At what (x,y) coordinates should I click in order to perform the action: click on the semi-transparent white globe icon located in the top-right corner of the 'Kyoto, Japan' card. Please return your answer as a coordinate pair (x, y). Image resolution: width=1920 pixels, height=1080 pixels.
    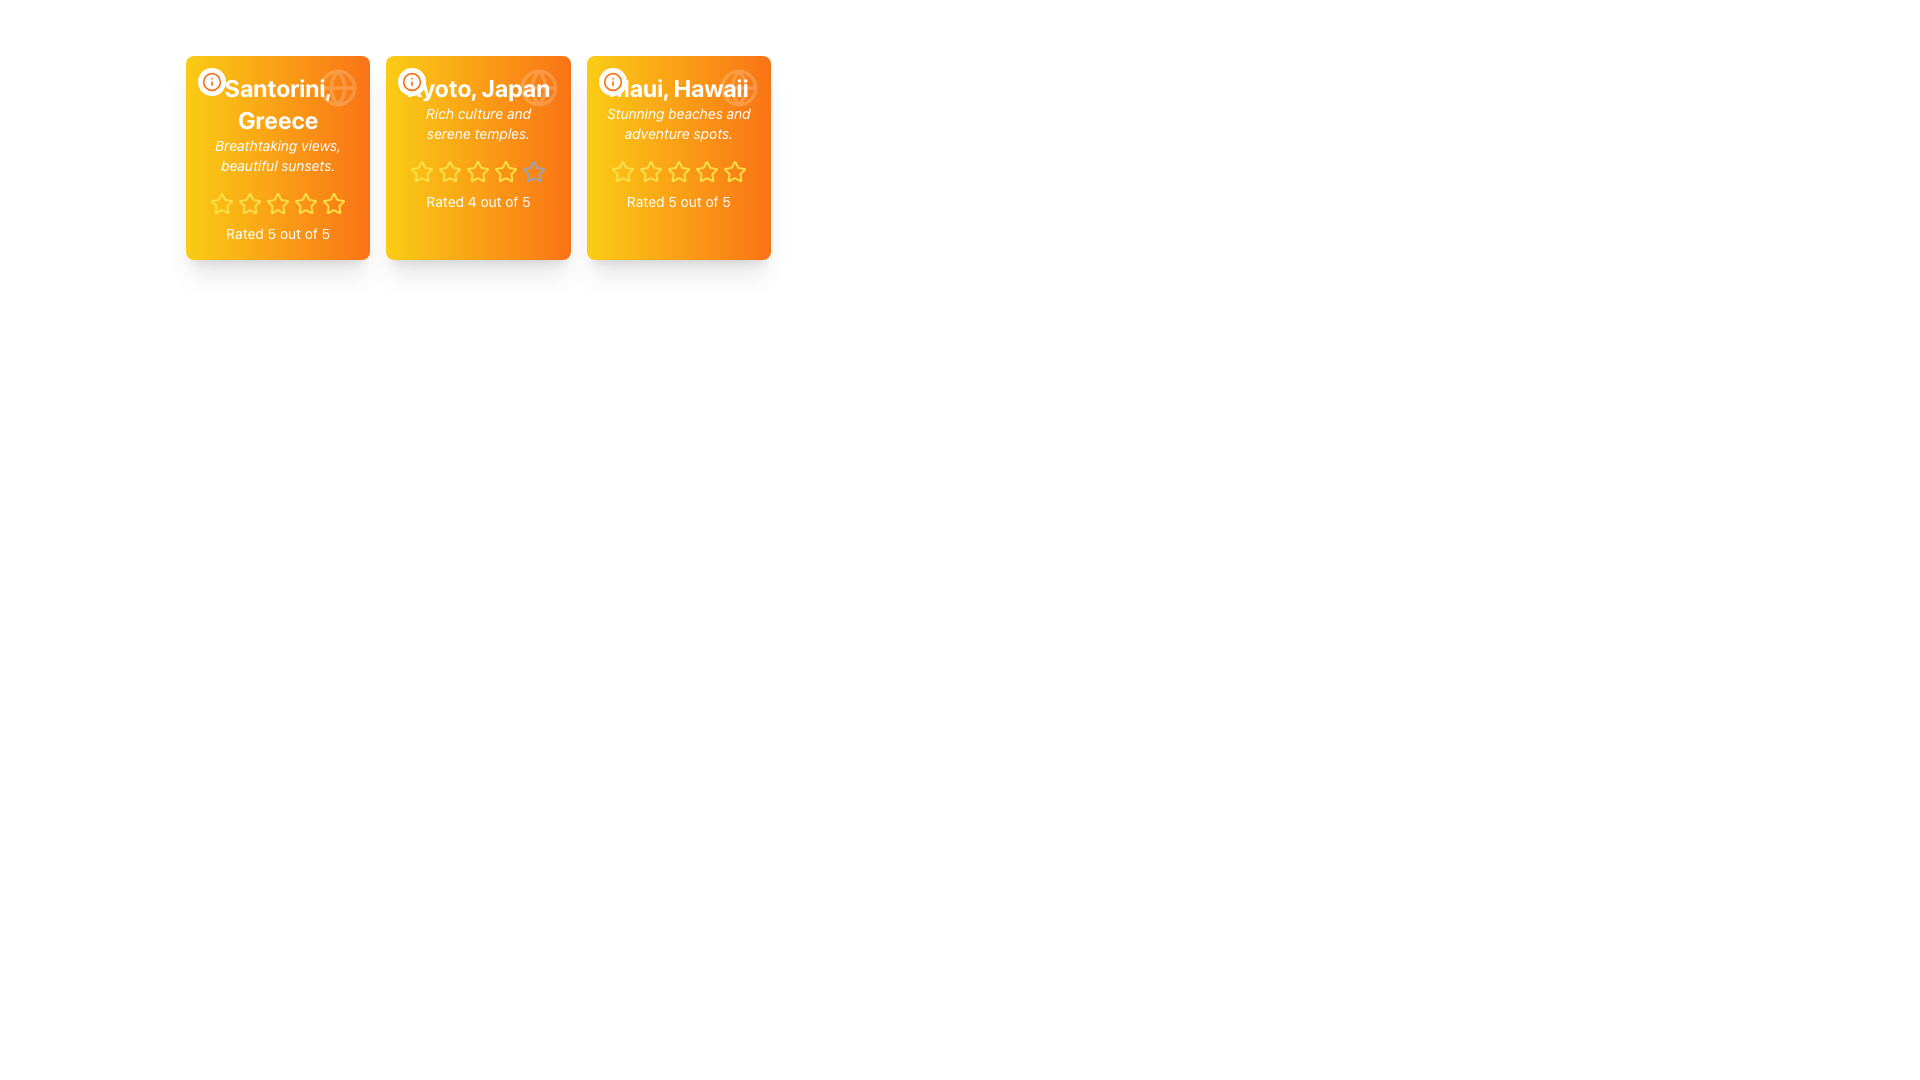
    Looking at the image, I should click on (538, 87).